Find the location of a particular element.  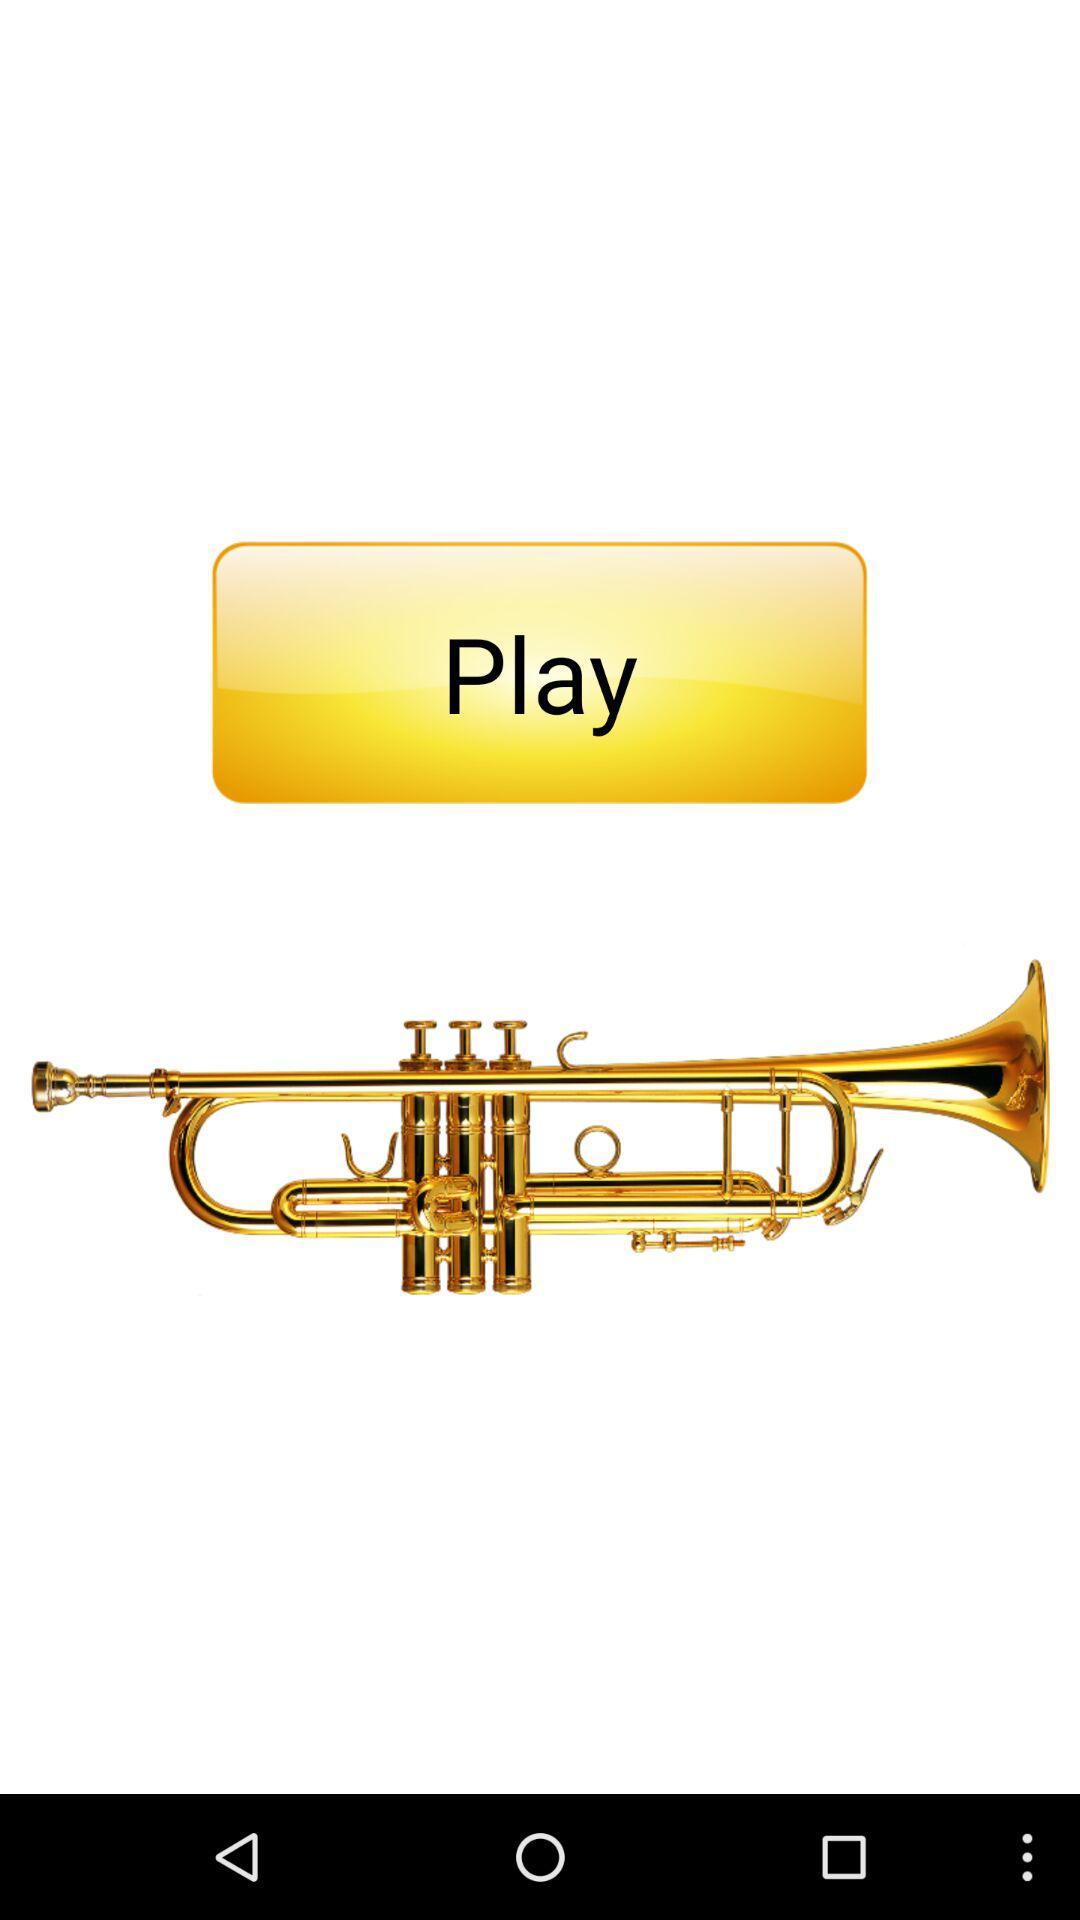

the play item is located at coordinates (538, 672).